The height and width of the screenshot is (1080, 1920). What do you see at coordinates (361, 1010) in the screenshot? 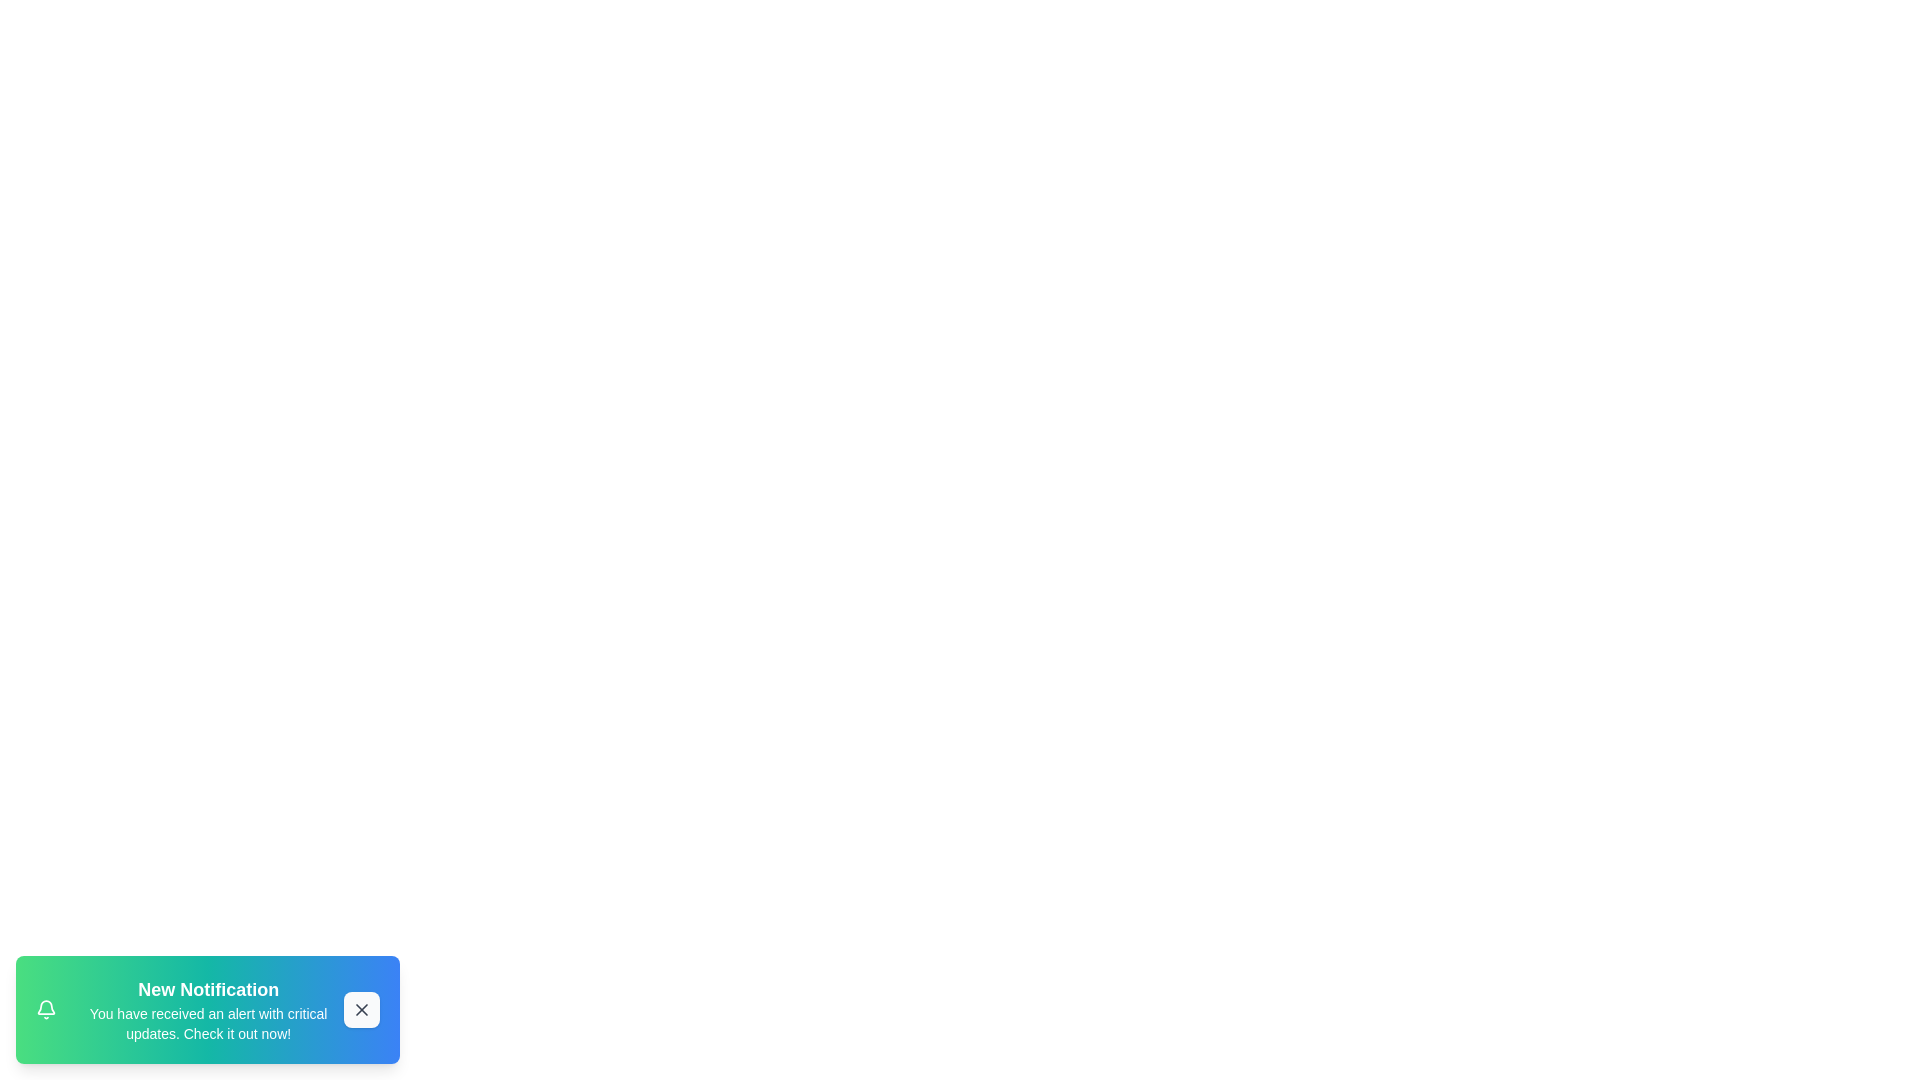
I see `the close button to dismiss the notification` at bounding box center [361, 1010].